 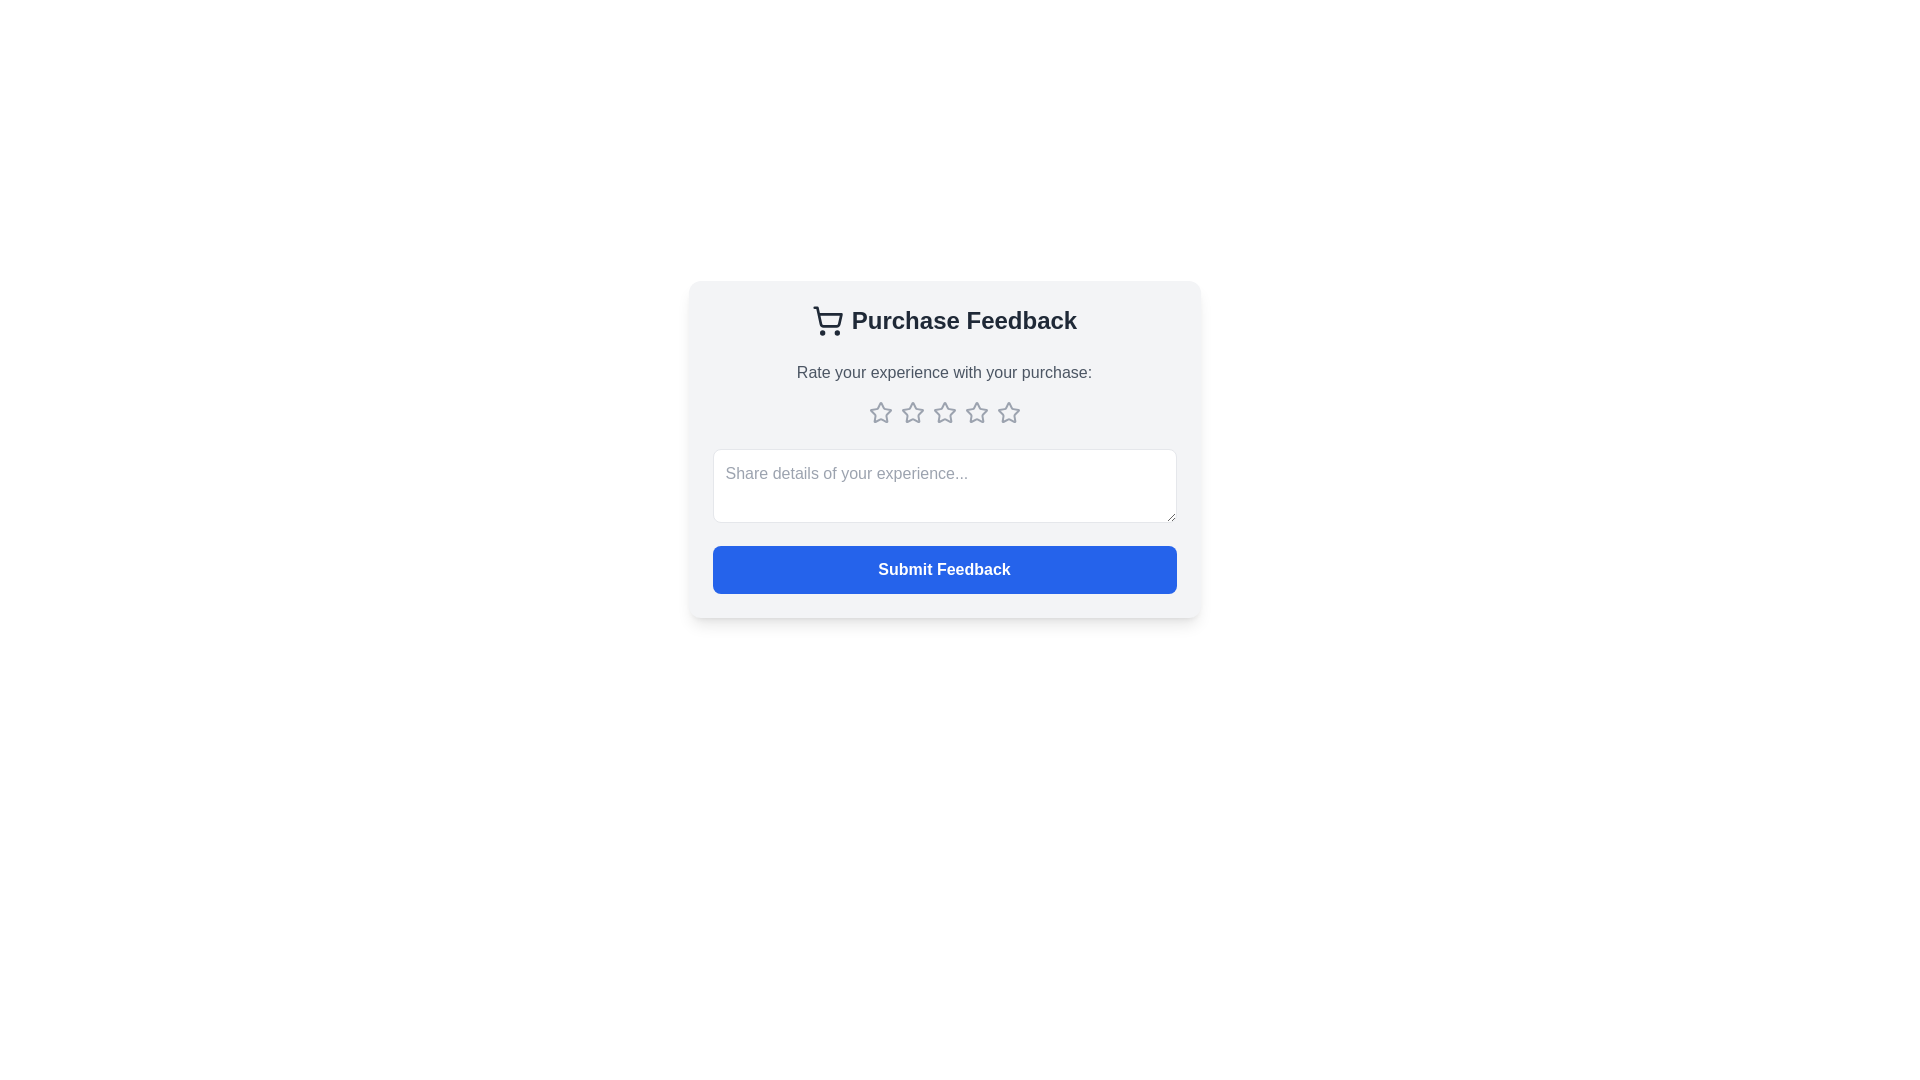 I want to click on the star icon in the rating component located beneath the label 'Rate your experience with your purchase:', so click(x=943, y=411).